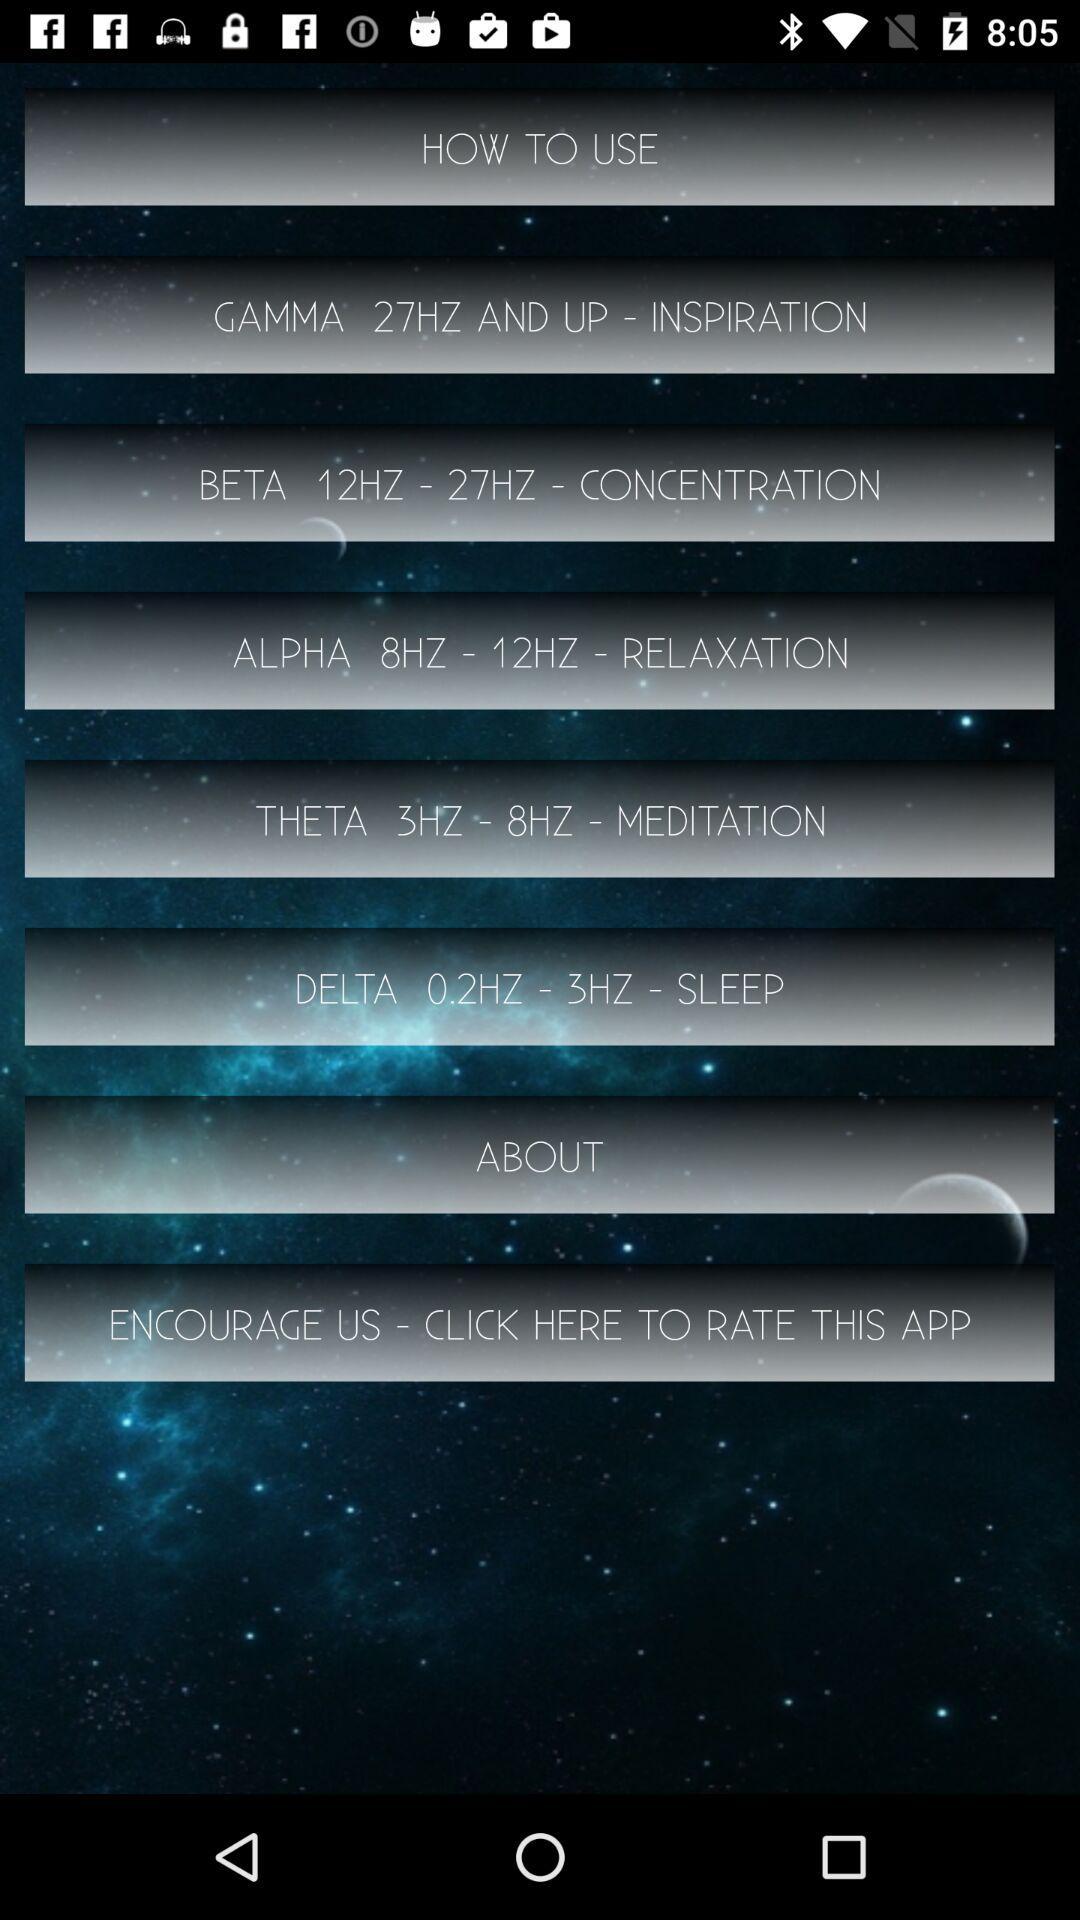  What do you see at coordinates (540, 314) in the screenshot?
I see `the gamma 27hz and button` at bounding box center [540, 314].